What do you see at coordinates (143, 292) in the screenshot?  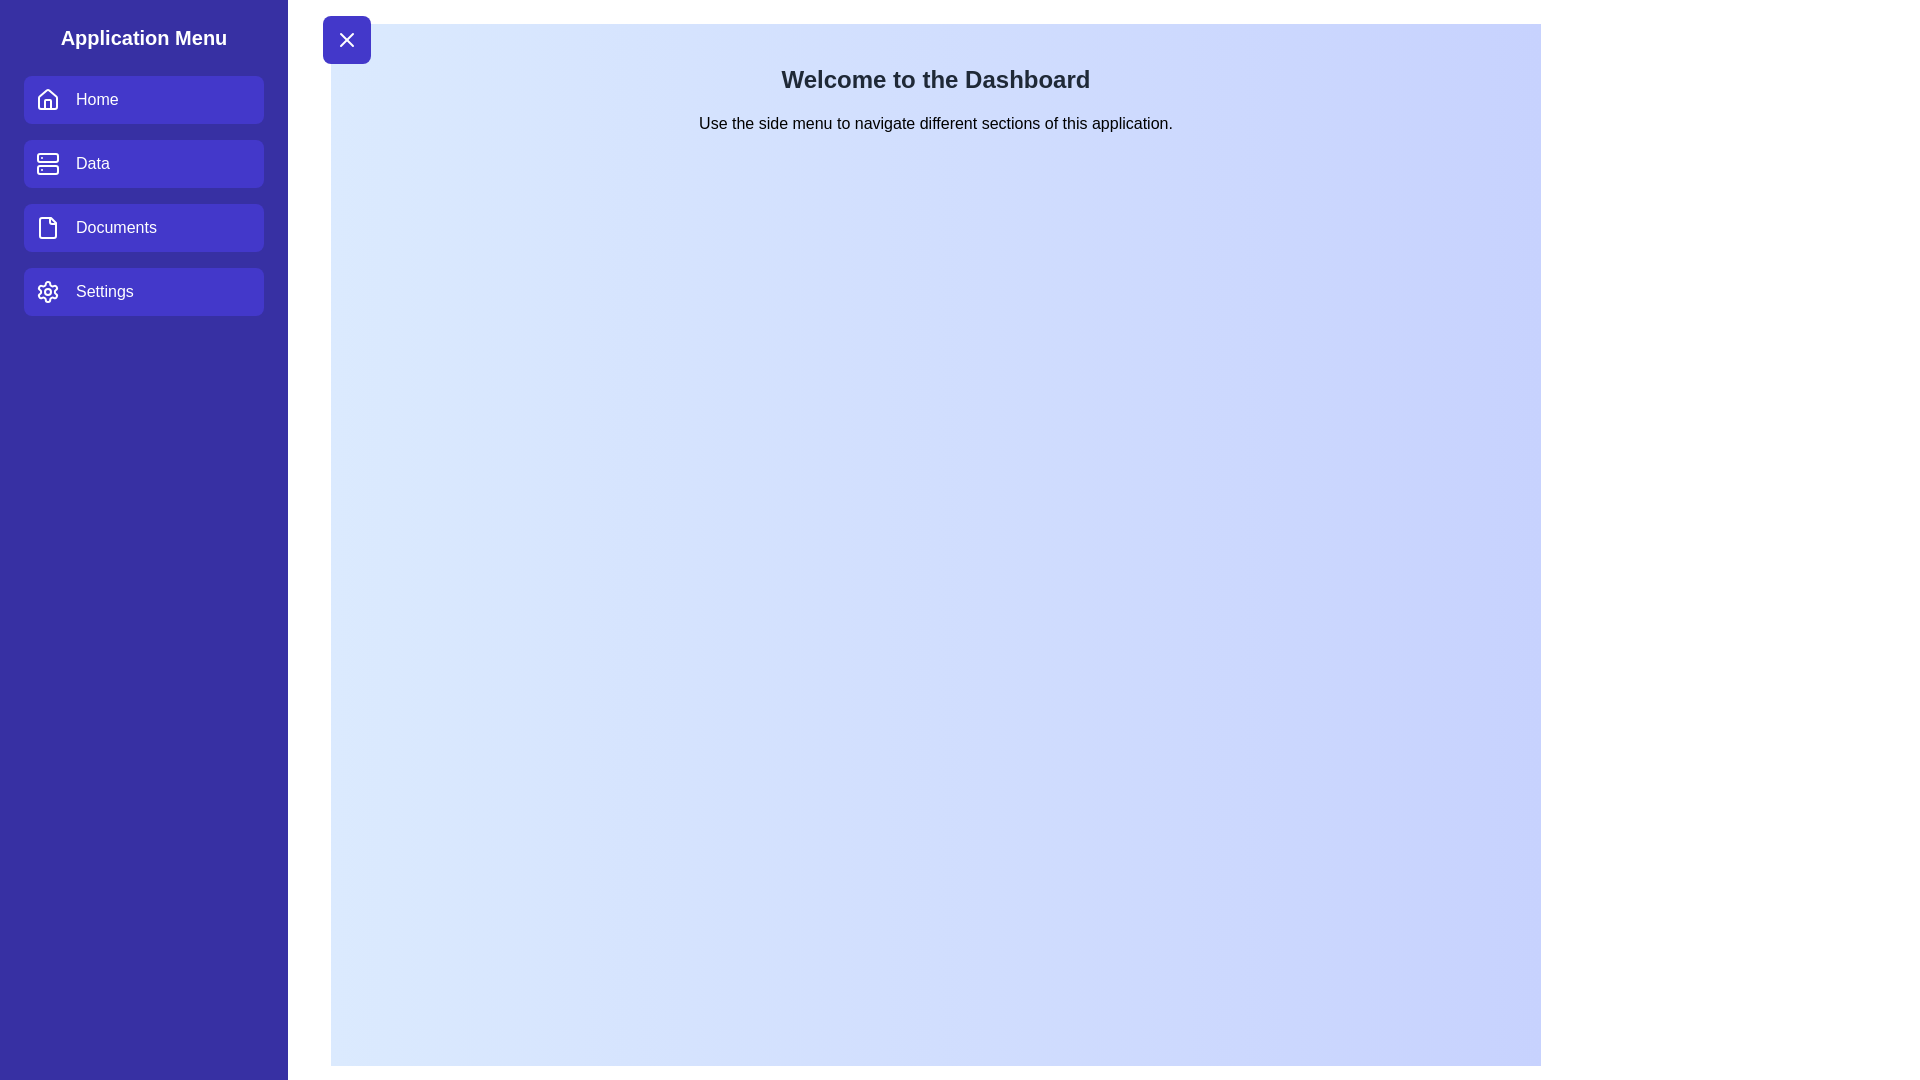 I see `the menu item labeled Settings to observe its hover effect` at bounding box center [143, 292].